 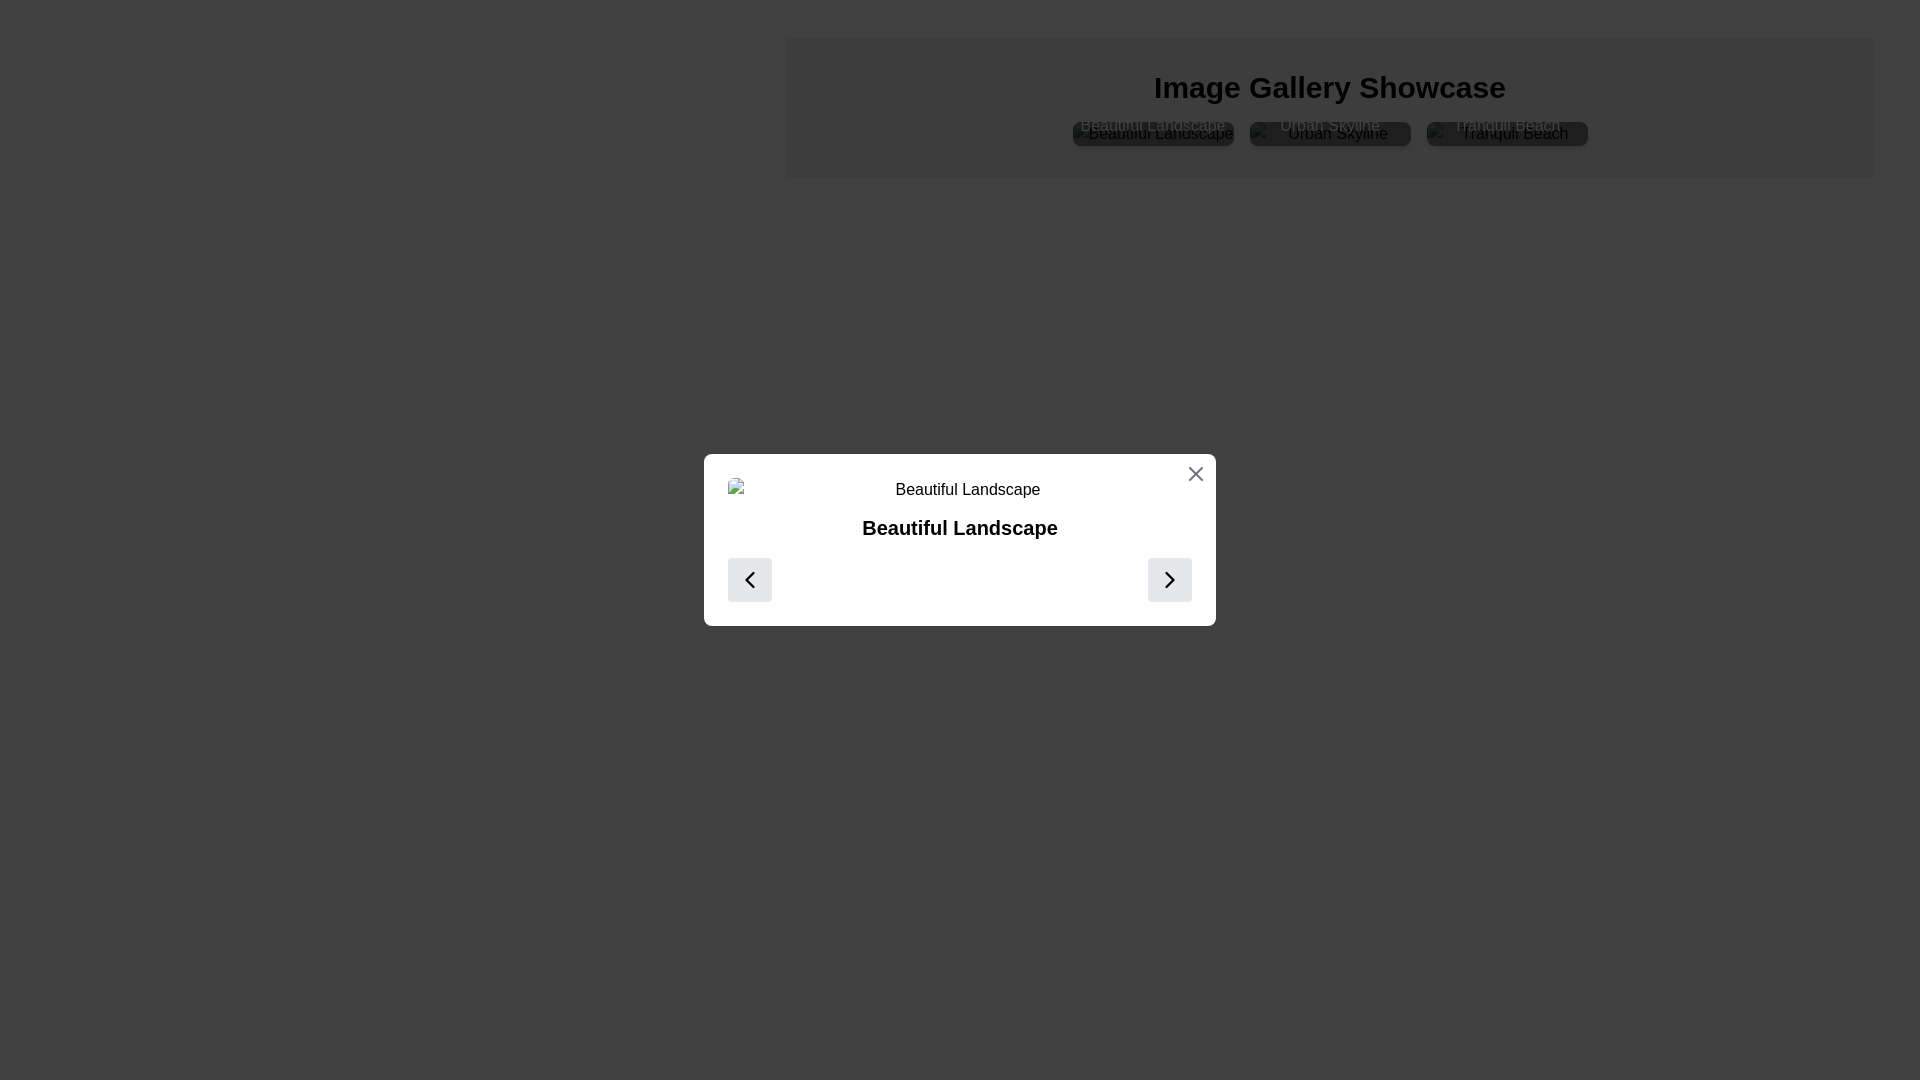 I want to click on the 'next' button, which is positioned on the far right within a horizontal layout at the bottom of a modal dialog box, so click(x=1170, y=579).